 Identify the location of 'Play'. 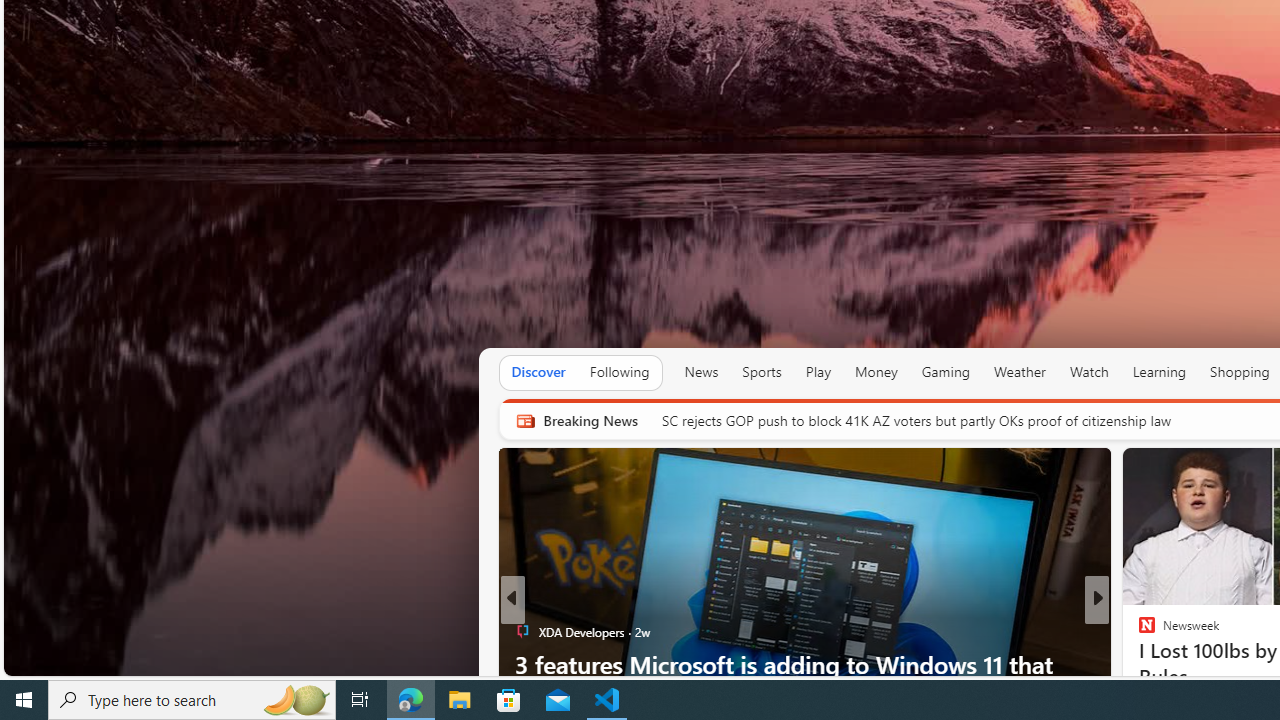
(818, 372).